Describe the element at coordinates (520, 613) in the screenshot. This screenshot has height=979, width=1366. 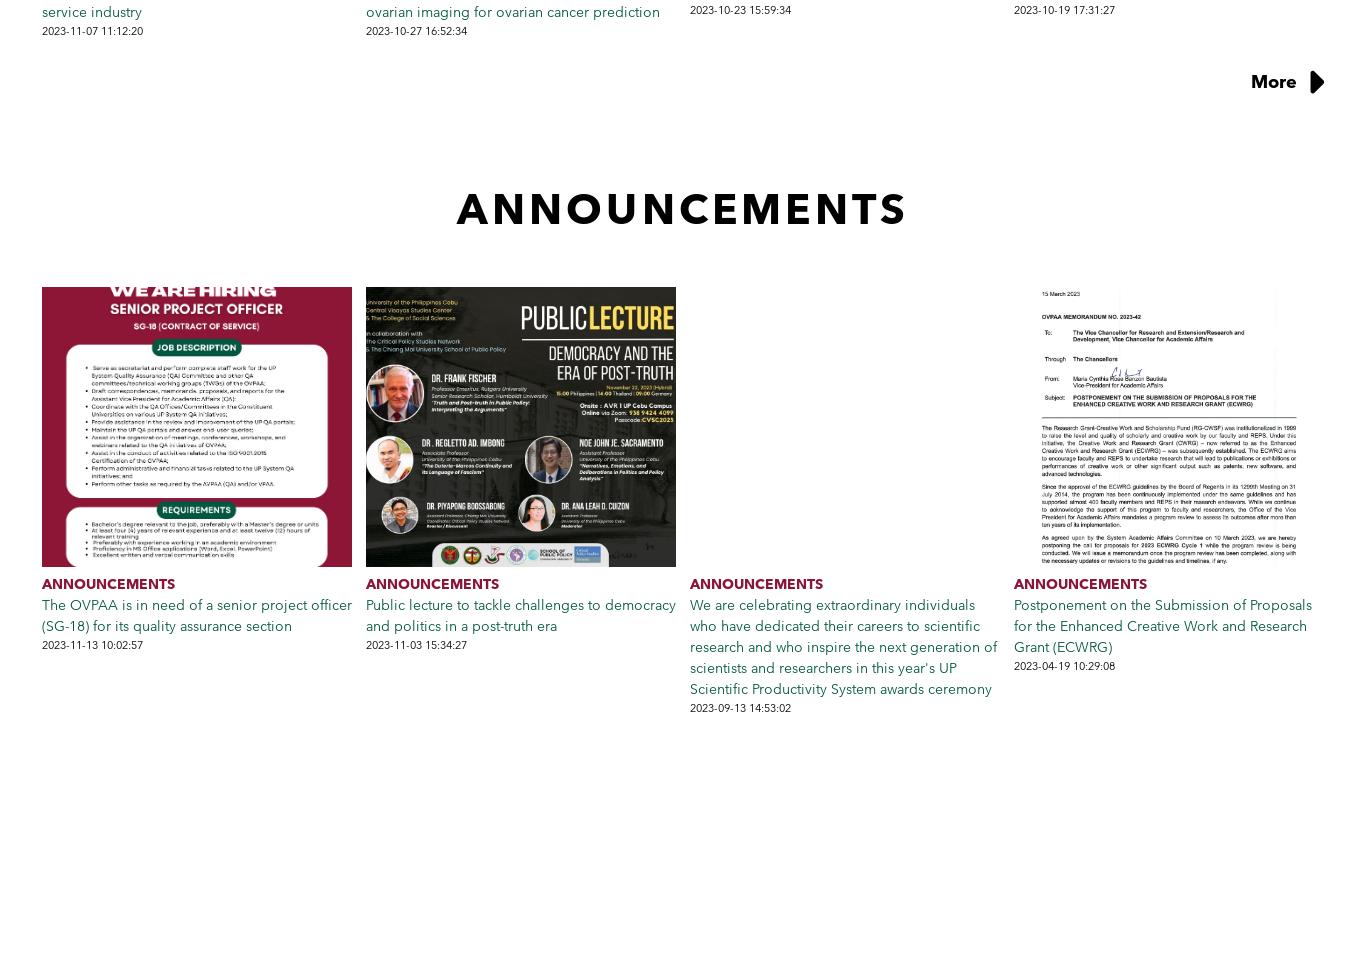
I see `'Public lecture to tackle challenges to democracy and politics in a post-truth era'` at that location.